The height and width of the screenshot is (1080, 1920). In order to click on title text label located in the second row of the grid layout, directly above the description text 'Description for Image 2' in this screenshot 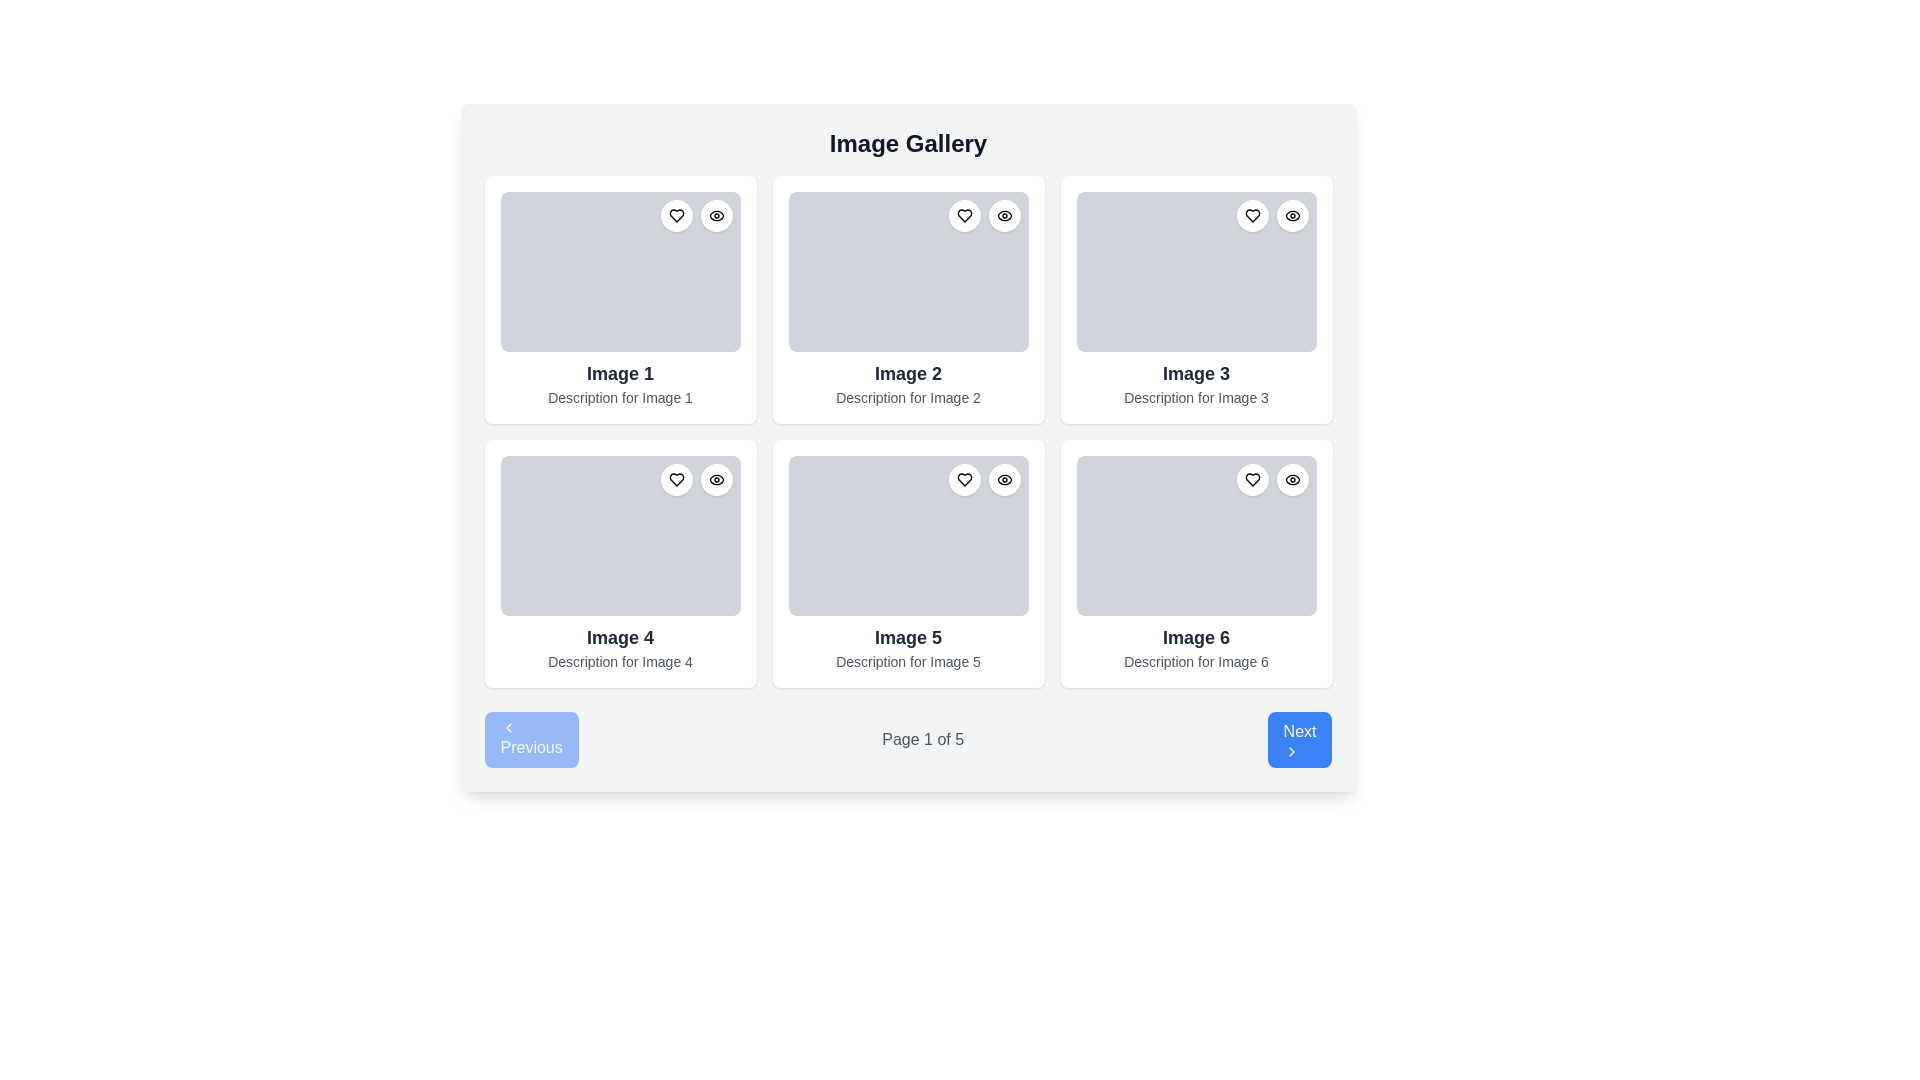, I will do `click(907, 374)`.